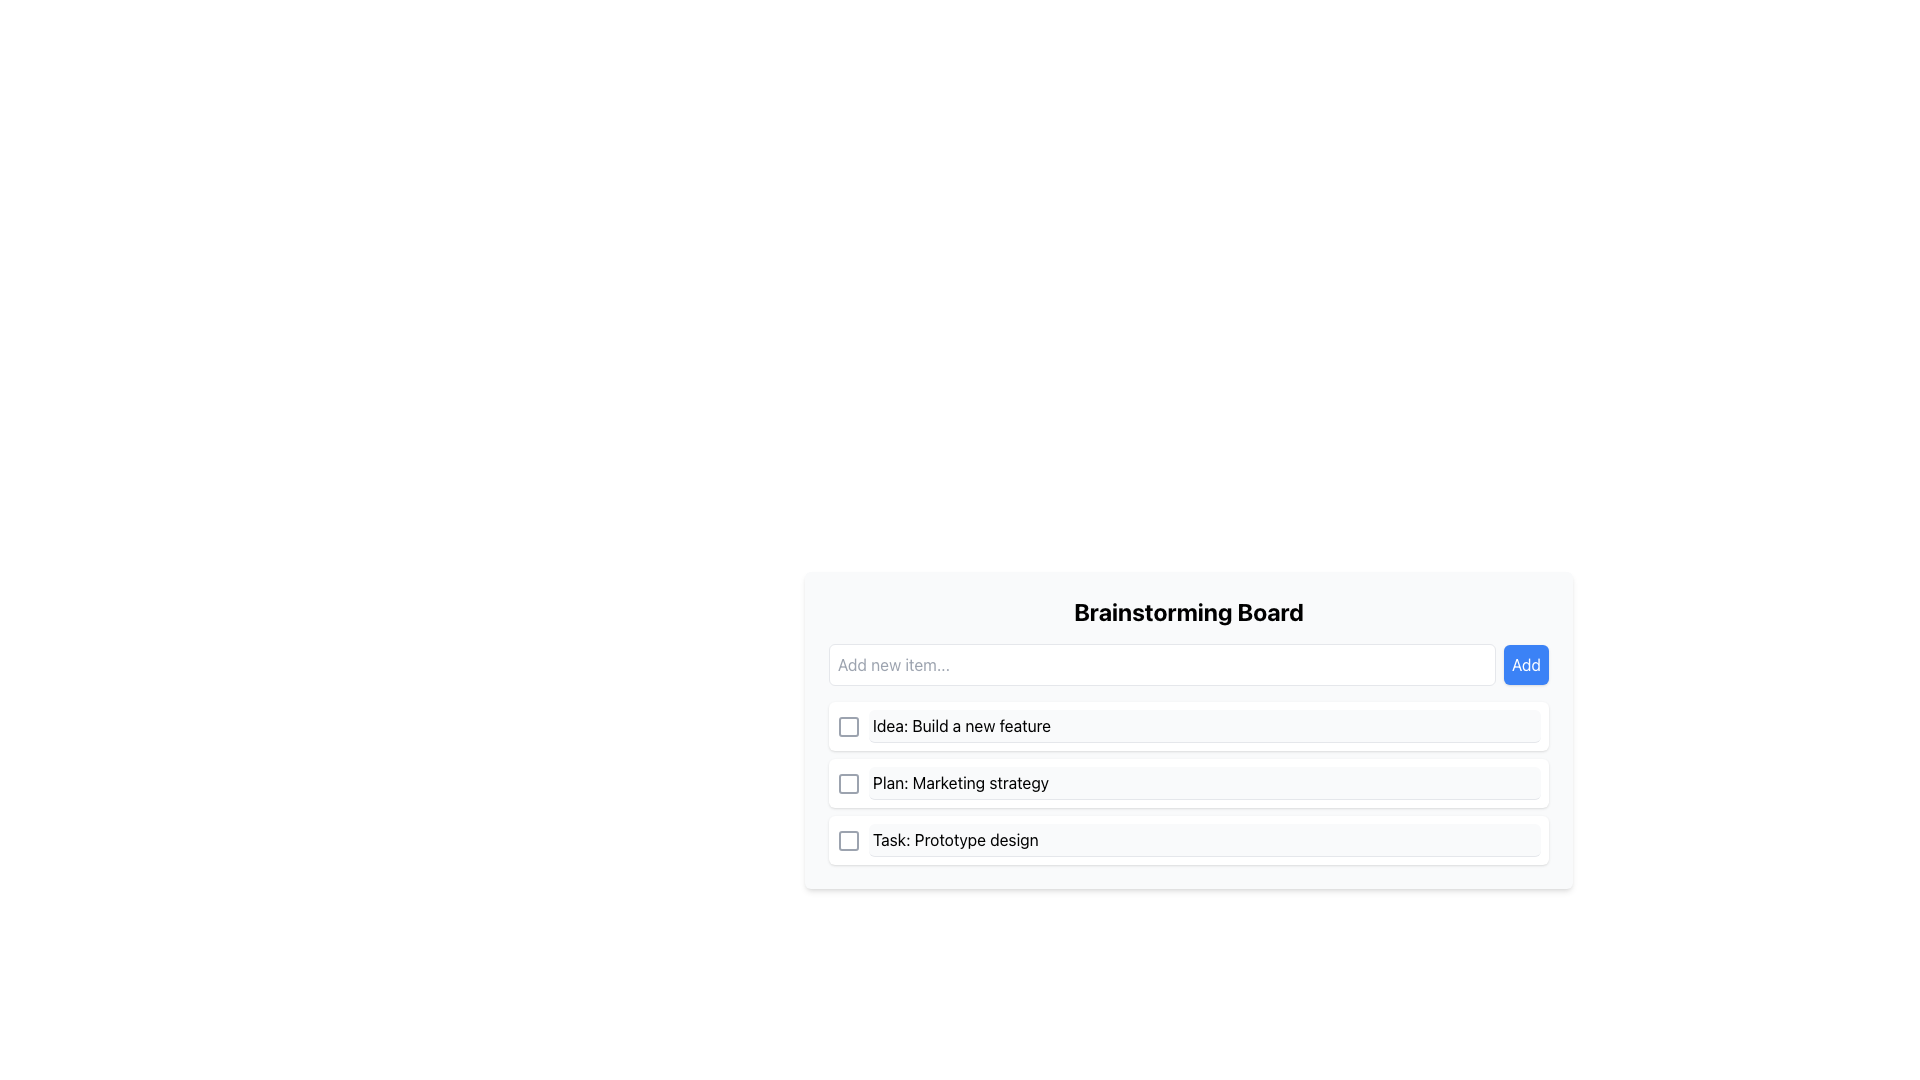  Describe the element at coordinates (849, 840) in the screenshot. I see `the small gray square icon with rounded corners, located adjacent to the 'Task: Prototype design' item in the brainstorming board` at that location.